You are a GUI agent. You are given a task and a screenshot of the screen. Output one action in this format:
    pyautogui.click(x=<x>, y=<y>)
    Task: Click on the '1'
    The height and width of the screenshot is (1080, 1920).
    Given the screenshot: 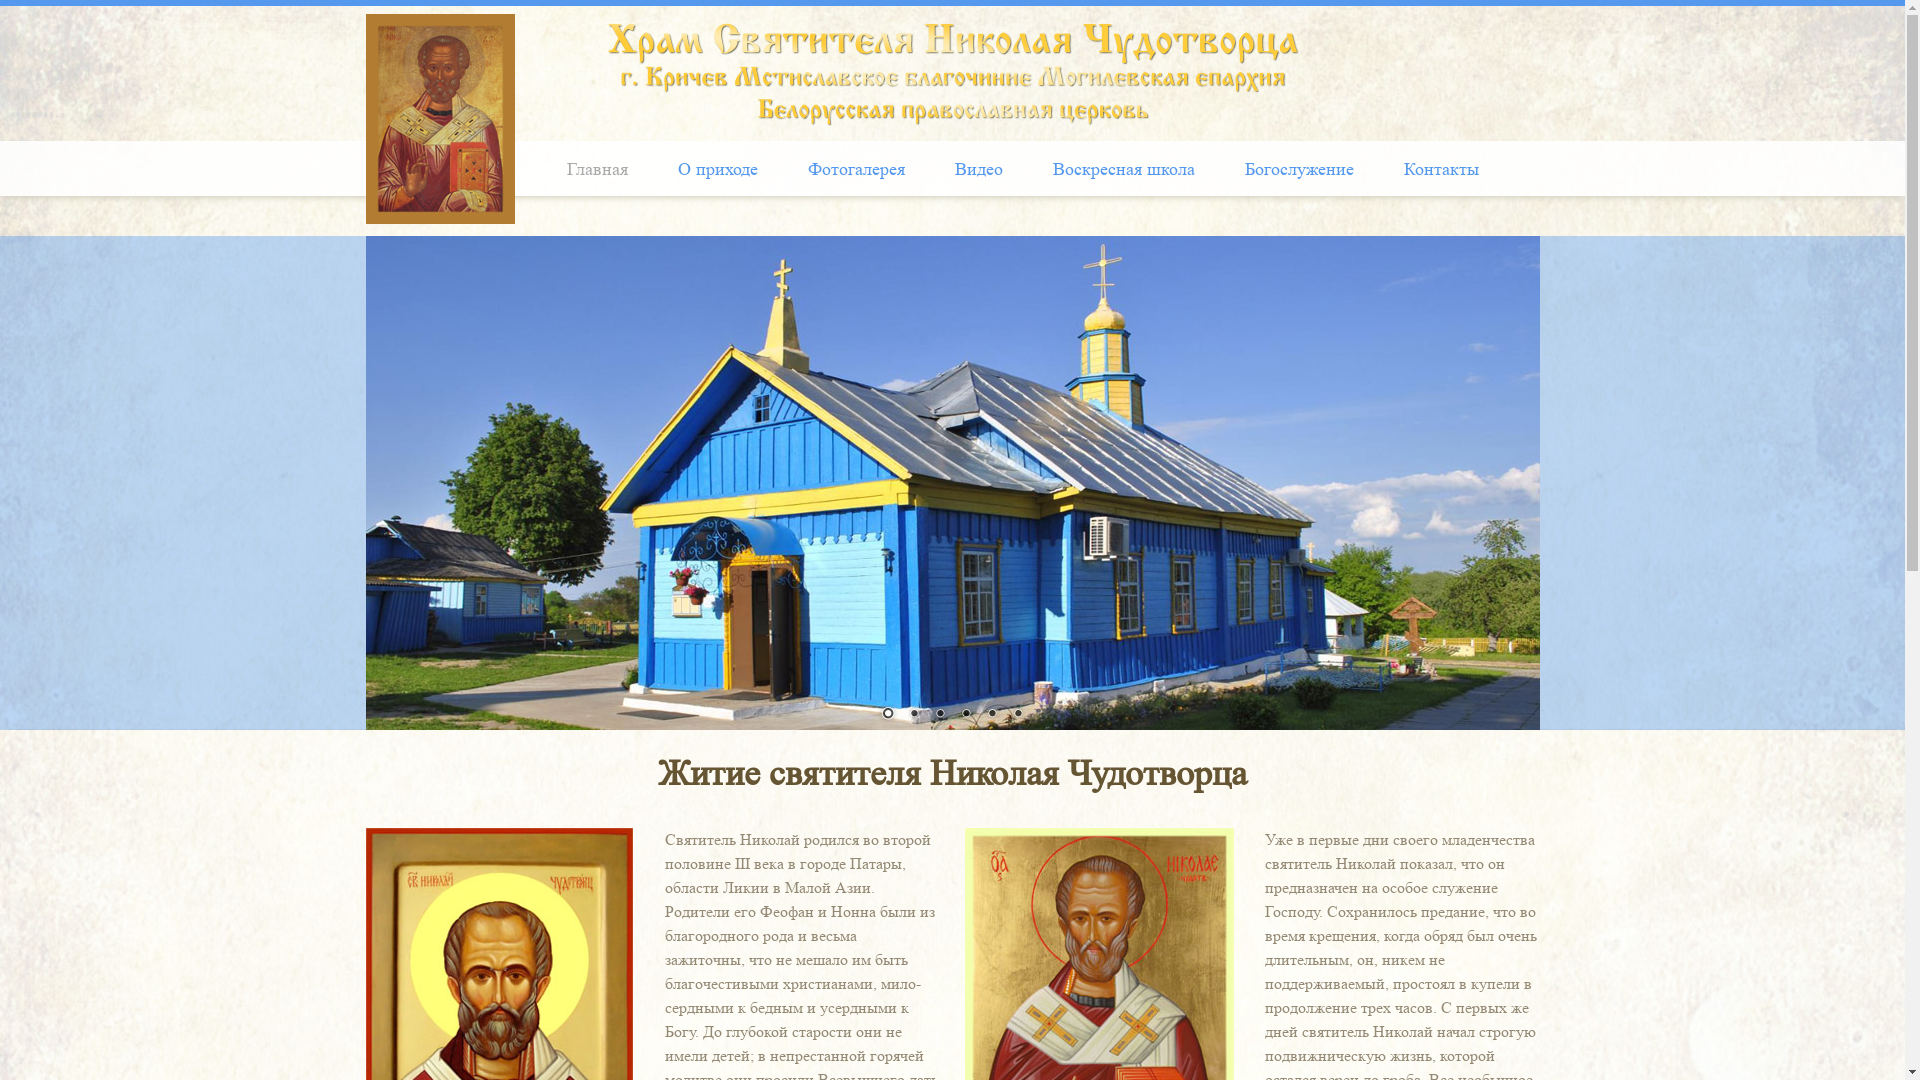 What is the action you would take?
    pyautogui.click(x=886, y=713)
    